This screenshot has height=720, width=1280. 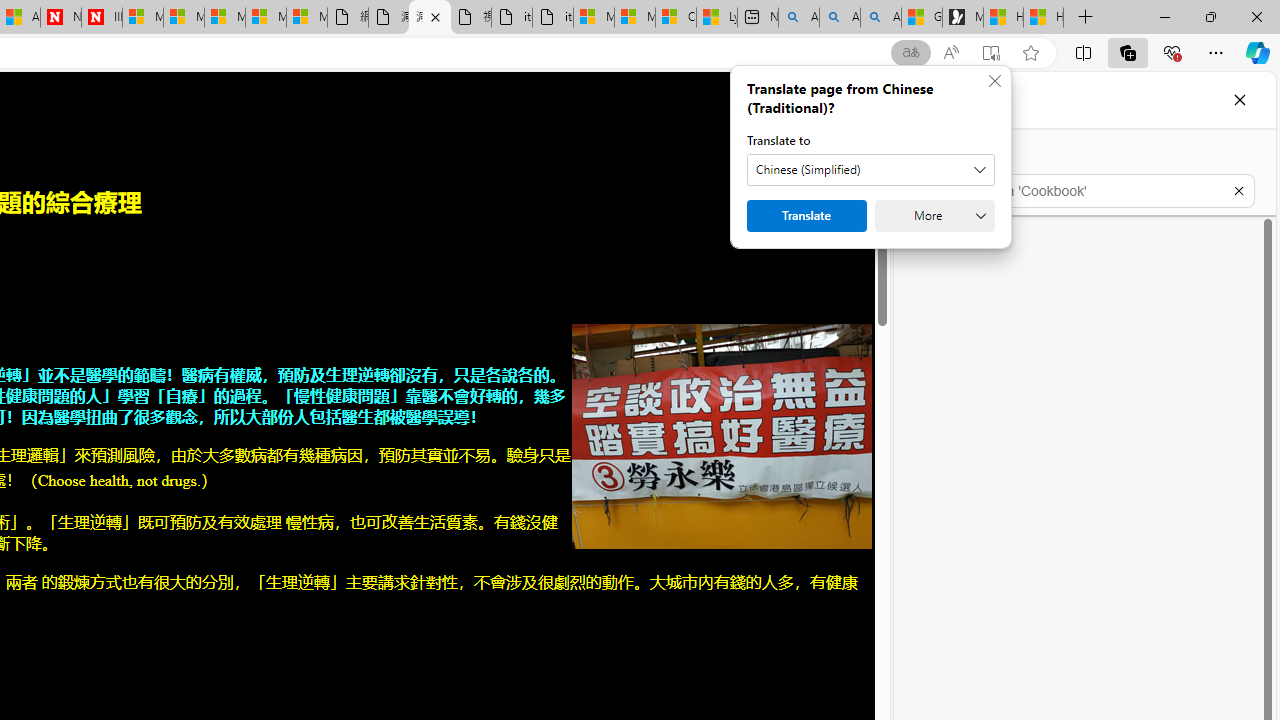 What do you see at coordinates (1083, 191) in the screenshot?
I see `'Search in '` at bounding box center [1083, 191].